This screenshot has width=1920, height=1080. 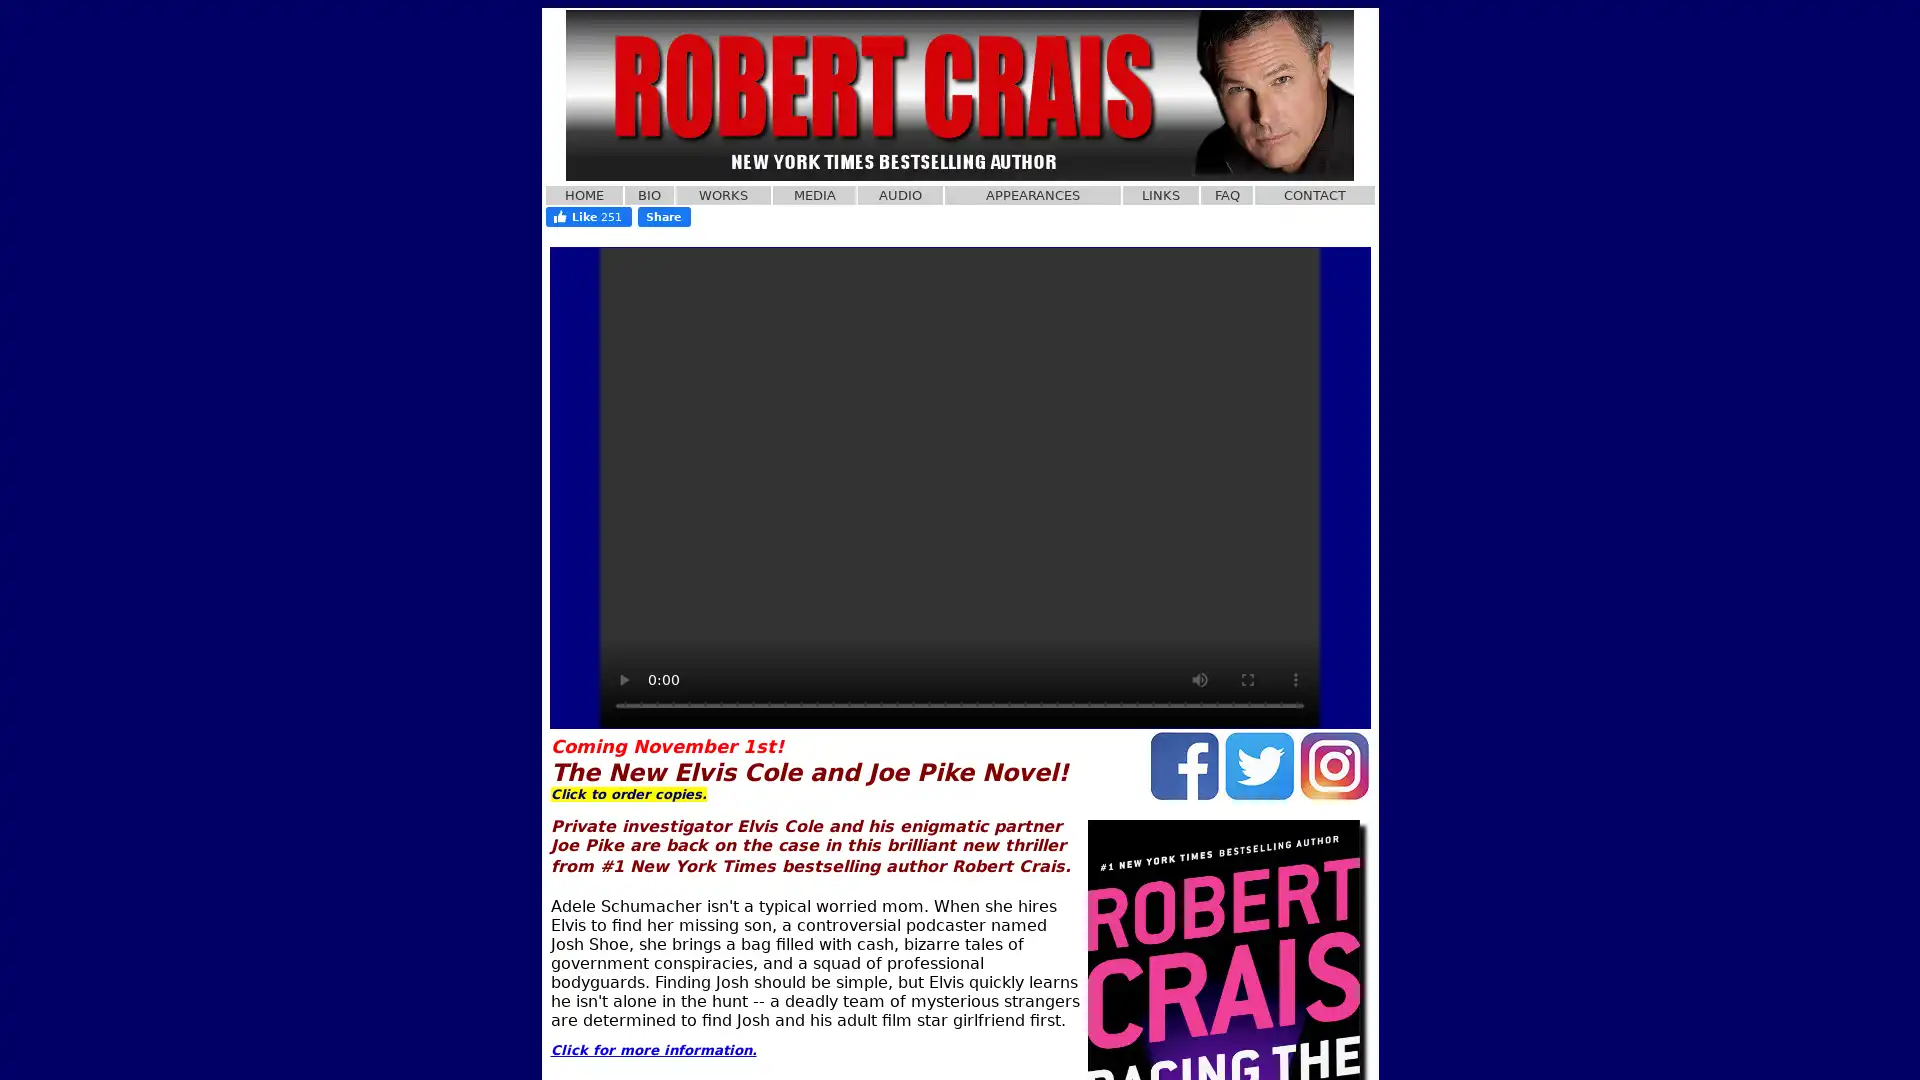 I want to click on mute, so click(x=1200, y=678).